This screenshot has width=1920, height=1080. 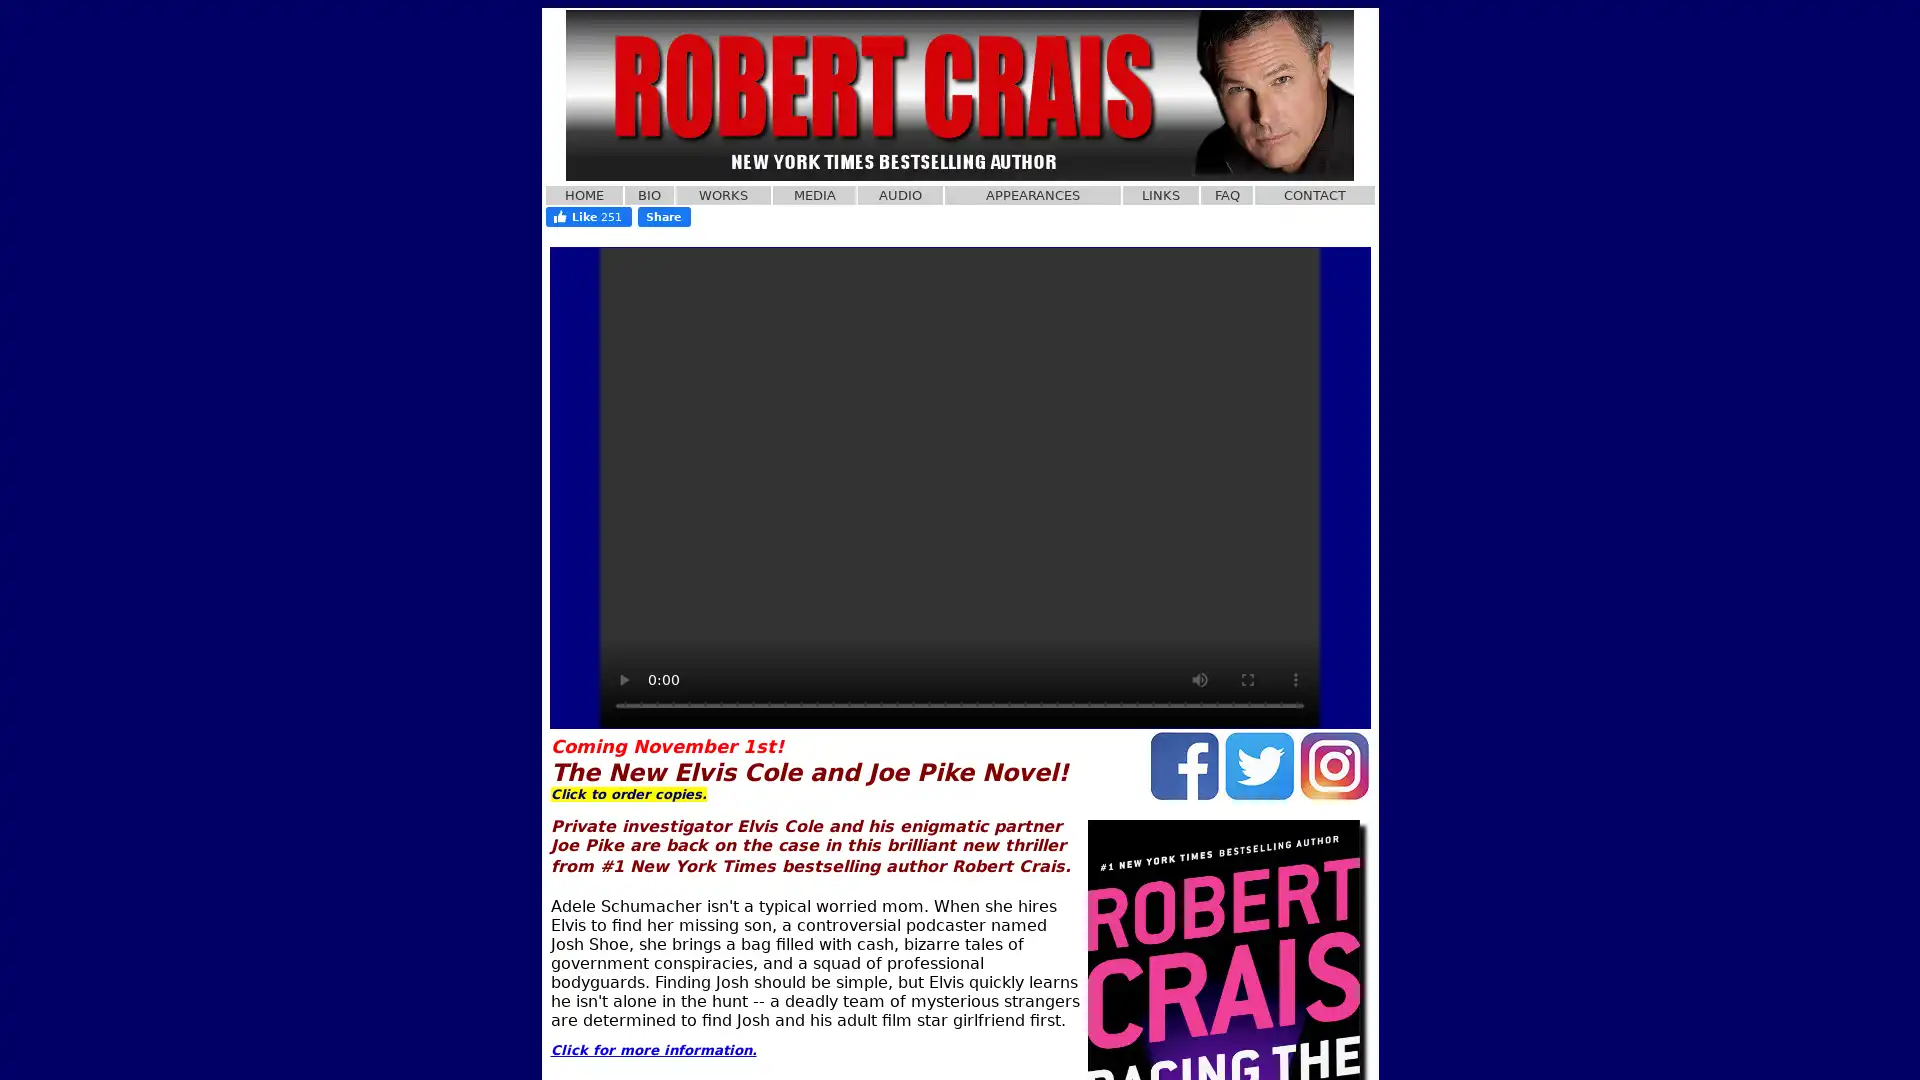 I want to click on mute, so click(x=1200, y=678).